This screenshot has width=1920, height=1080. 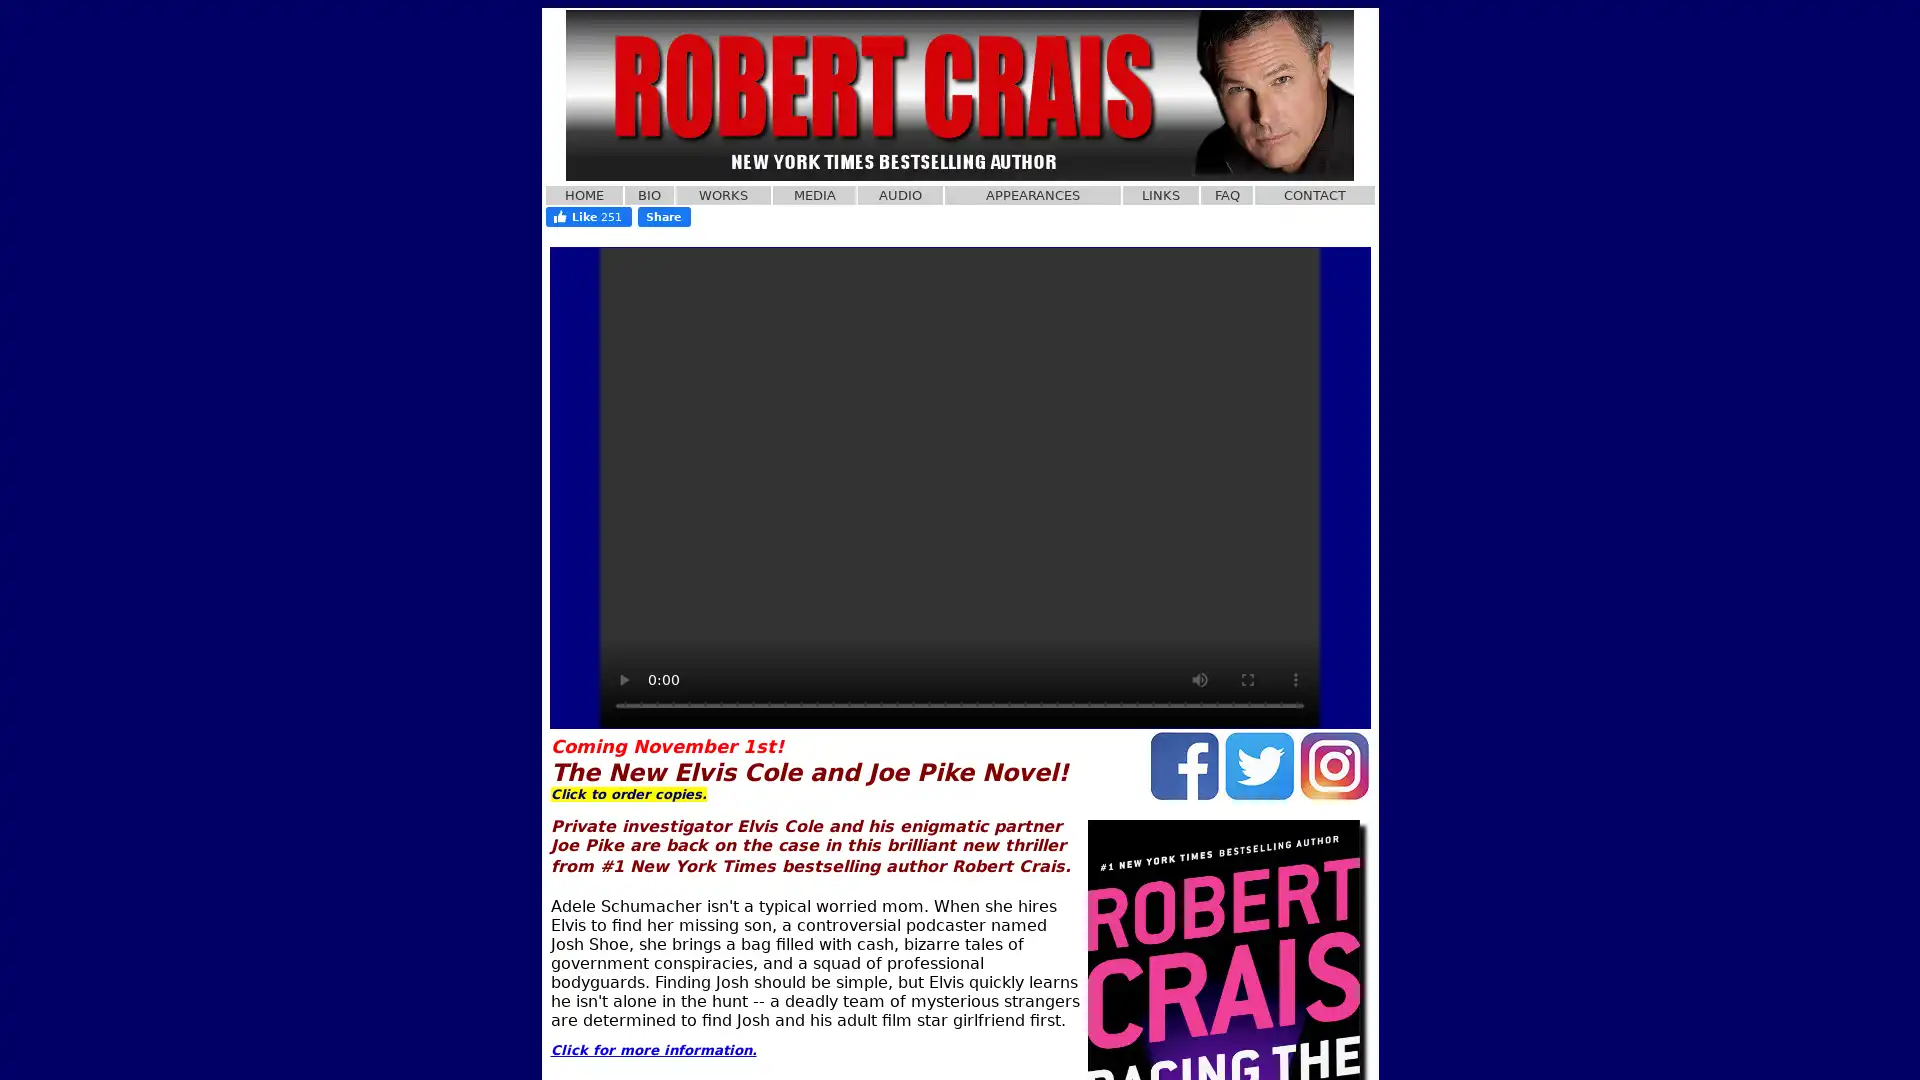 I want to click on mute, so click(x=1200, y=678).